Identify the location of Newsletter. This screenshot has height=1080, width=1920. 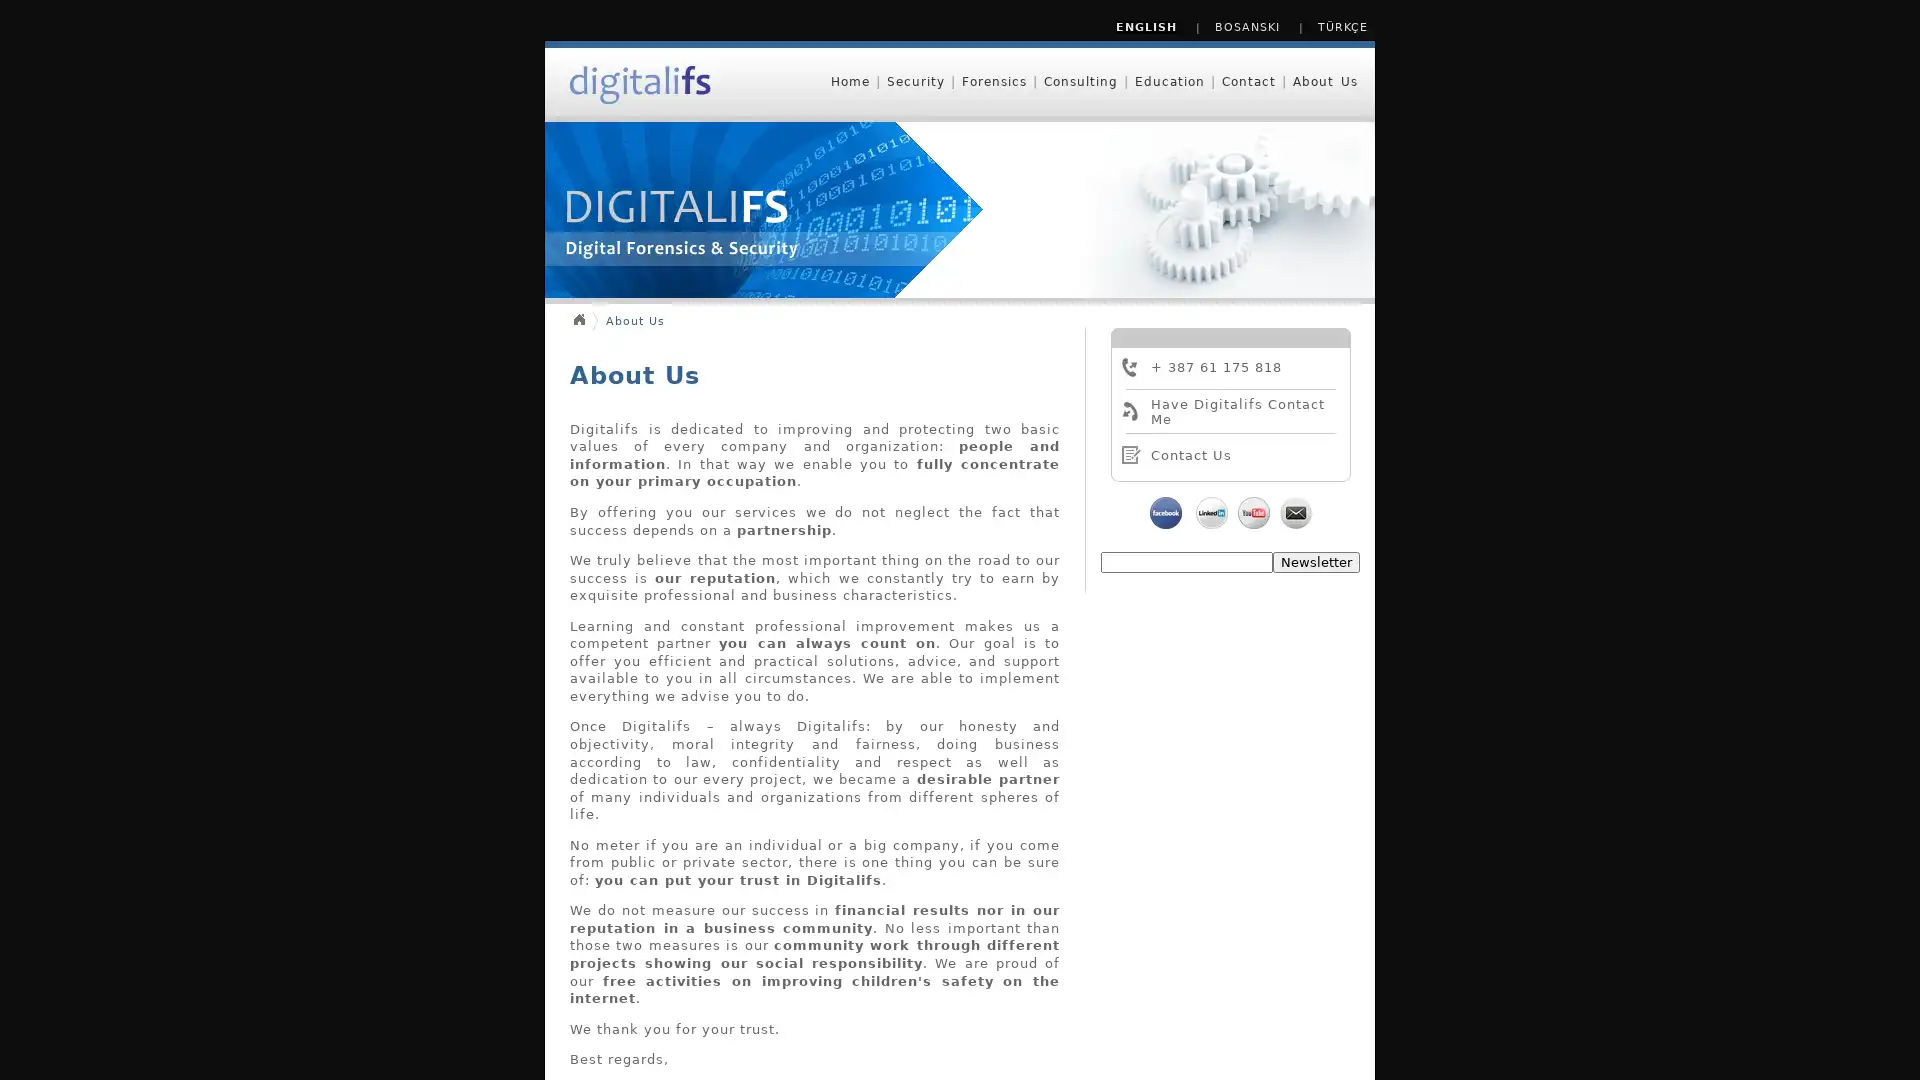
(1315, 561).